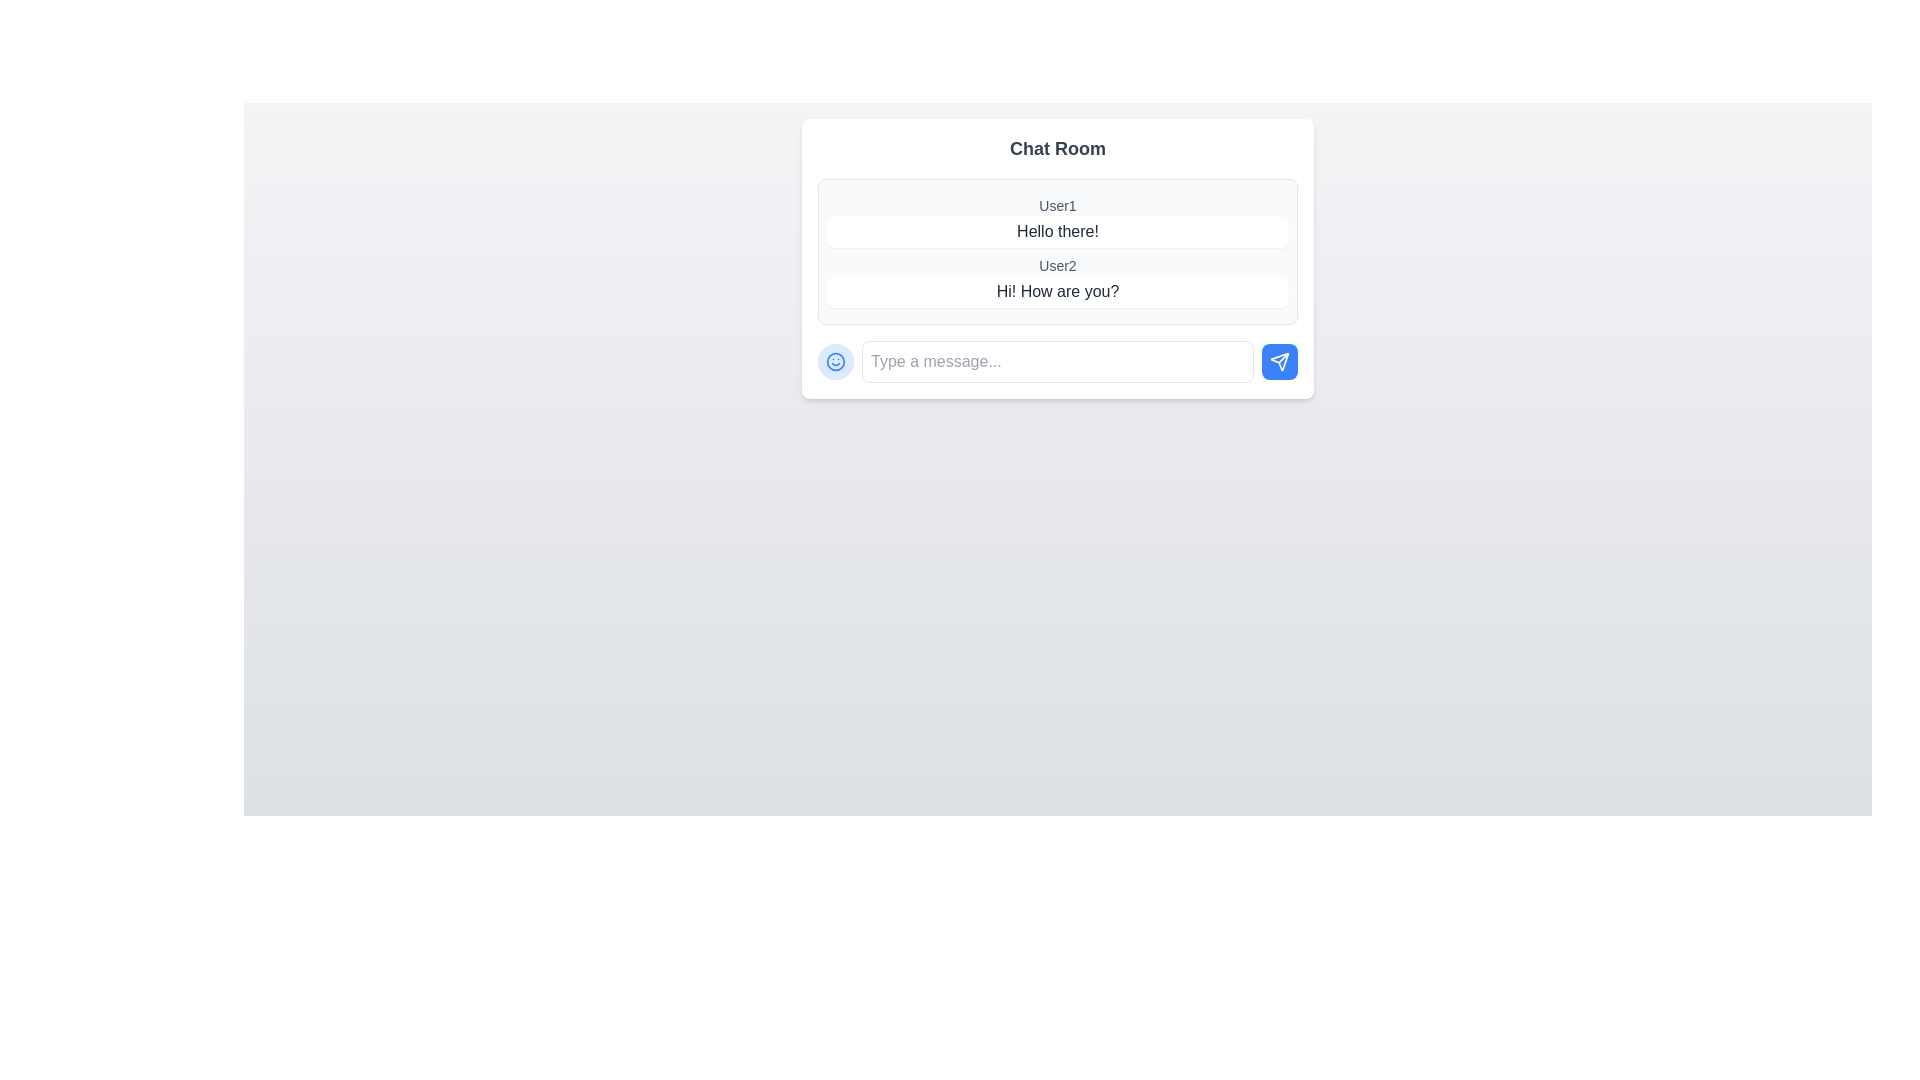  I want to click on the text display field that shows messages in the conversation interface, located below the 'User1' text element and centered within the chat box, so click(1056, 230).